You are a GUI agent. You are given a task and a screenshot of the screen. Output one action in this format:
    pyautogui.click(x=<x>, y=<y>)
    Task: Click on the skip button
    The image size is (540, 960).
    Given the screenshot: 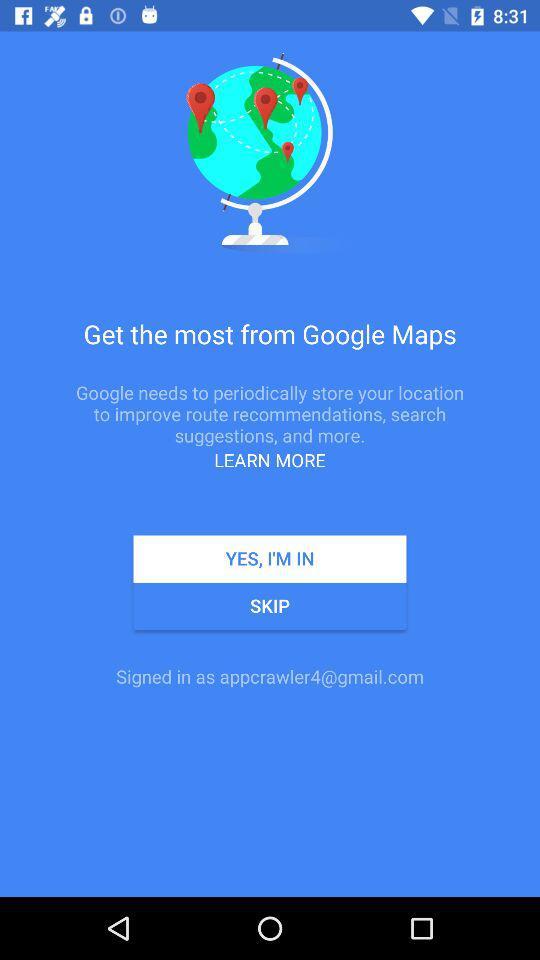 What is the action you would take?
    pyautogui.click(x=270, y=605)
    